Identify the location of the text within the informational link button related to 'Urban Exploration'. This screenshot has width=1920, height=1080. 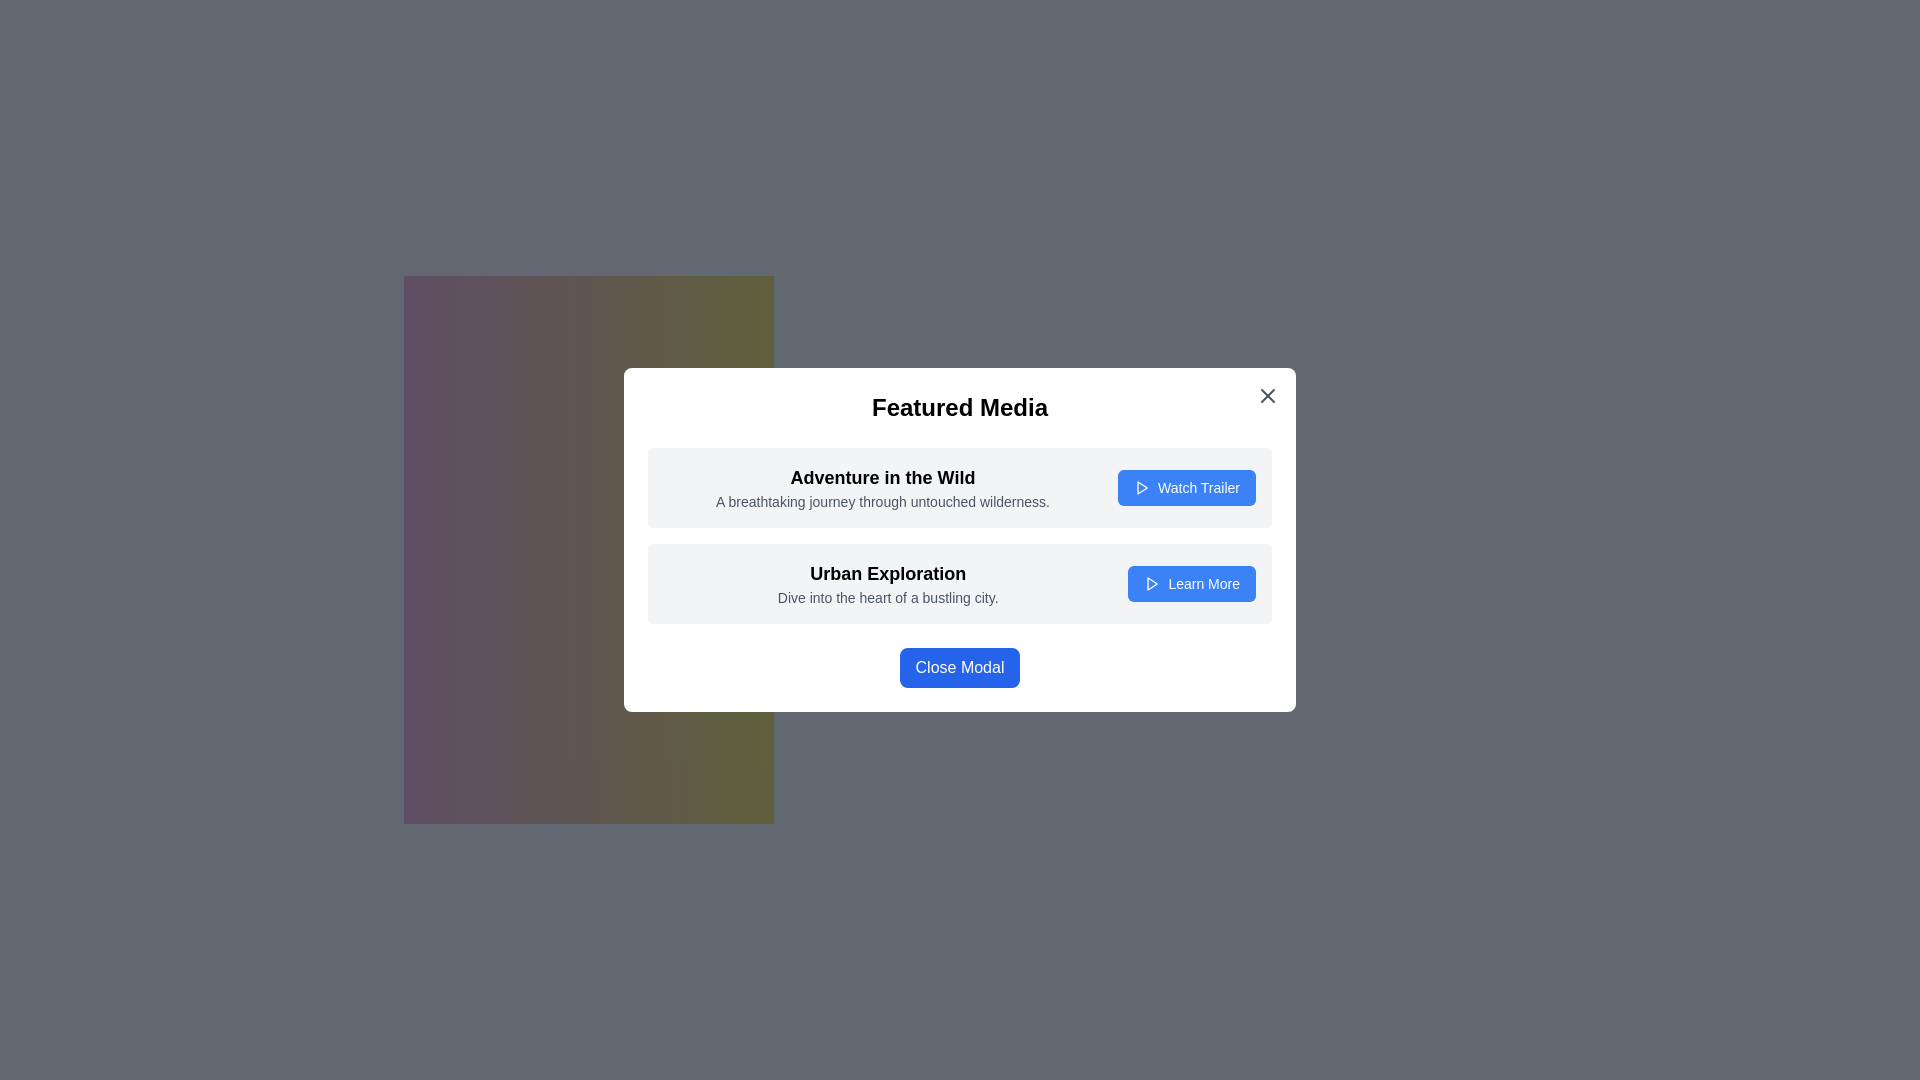
(1203, 583).